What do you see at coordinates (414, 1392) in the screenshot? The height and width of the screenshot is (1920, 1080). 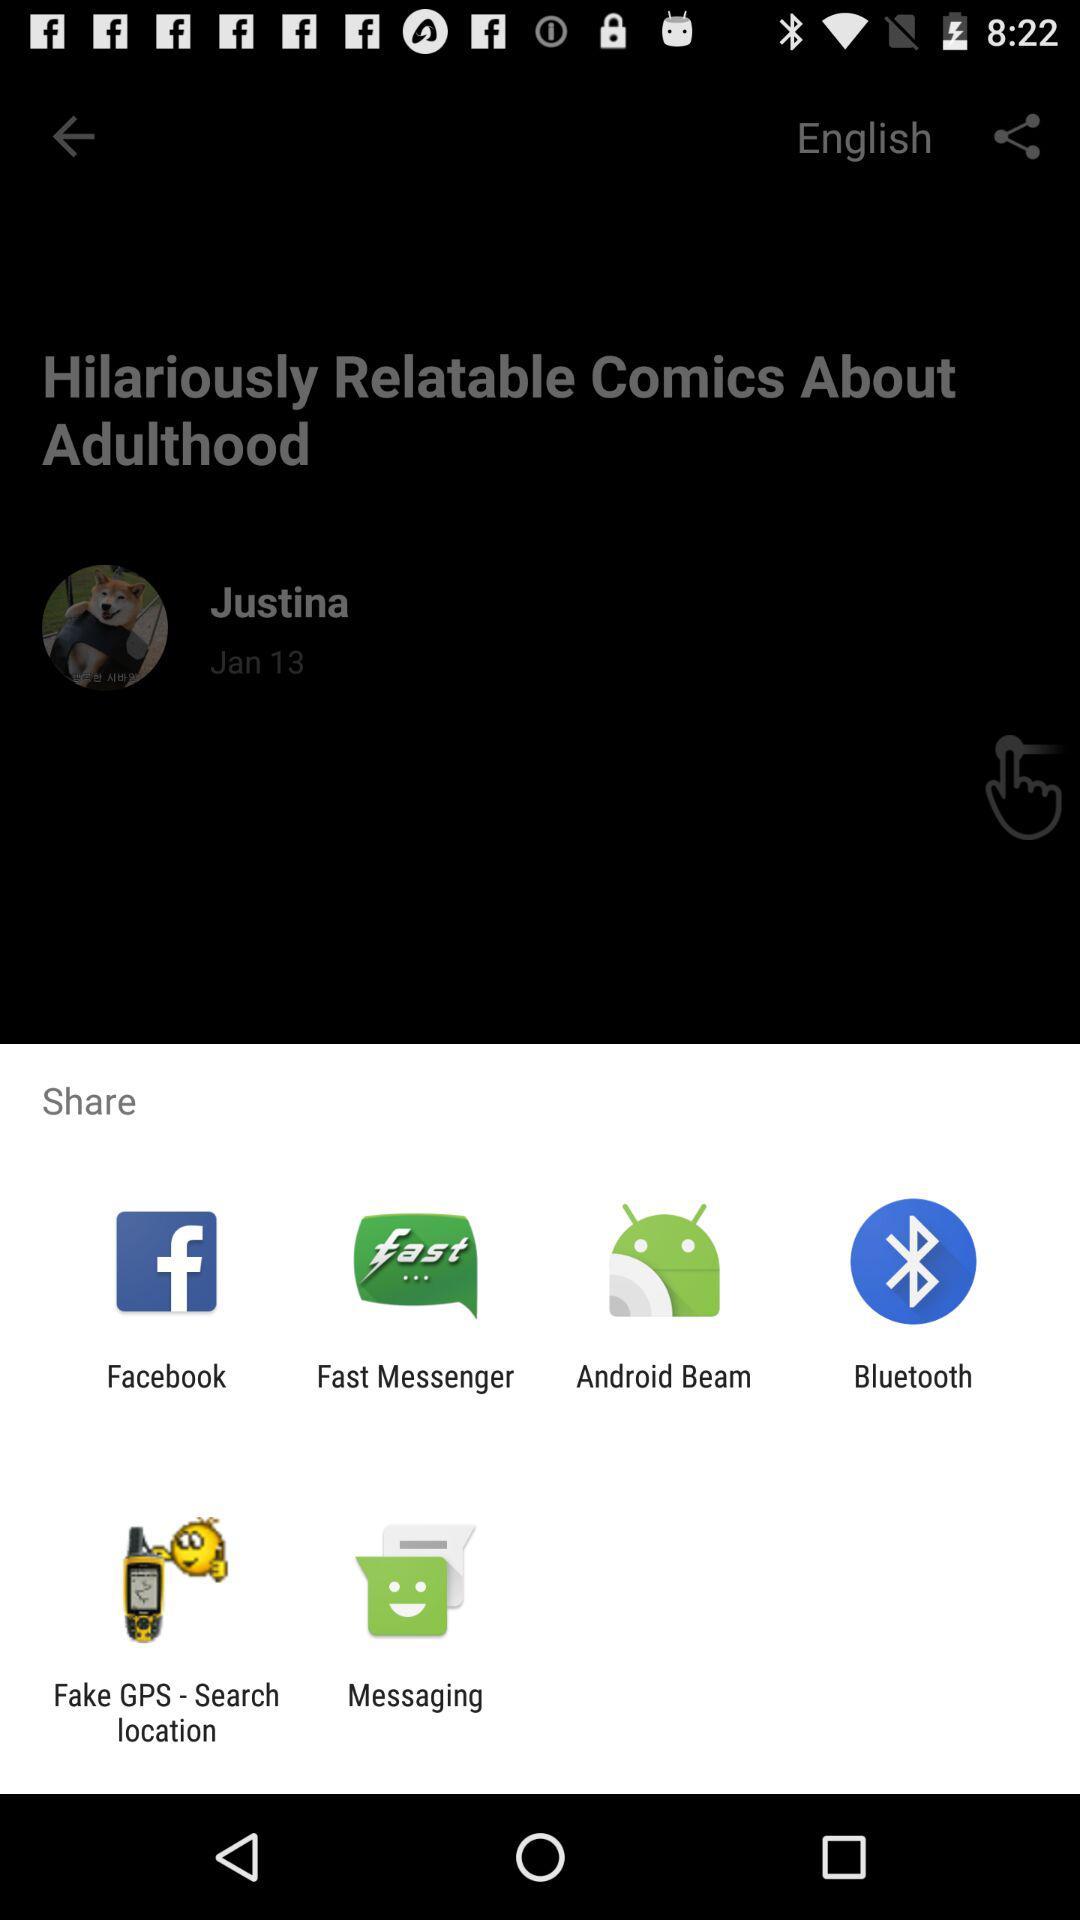 I see `fast messenger app` at bounding box center [414, 1392].